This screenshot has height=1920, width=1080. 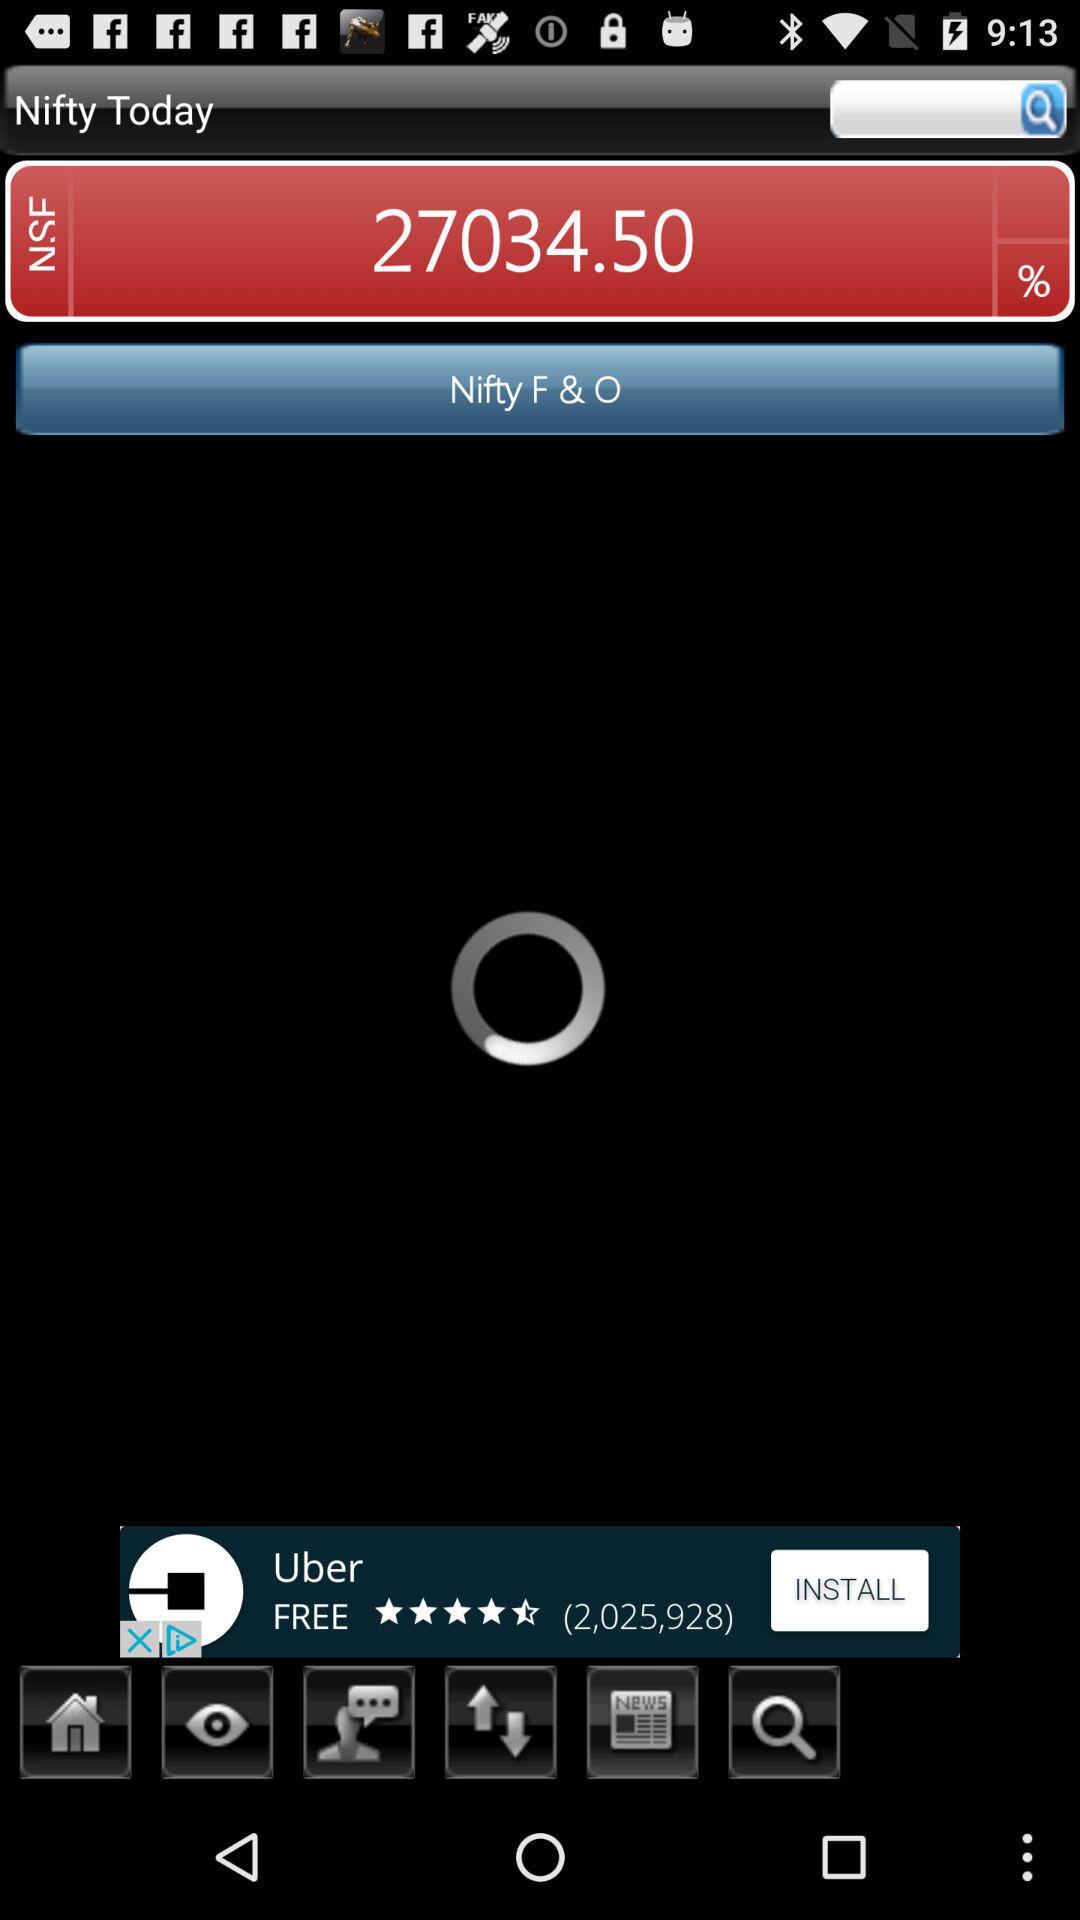 What do you see at coordinates (540, 1590) in the screenshot?
I see `the add` at bounding box center [540, 1590].